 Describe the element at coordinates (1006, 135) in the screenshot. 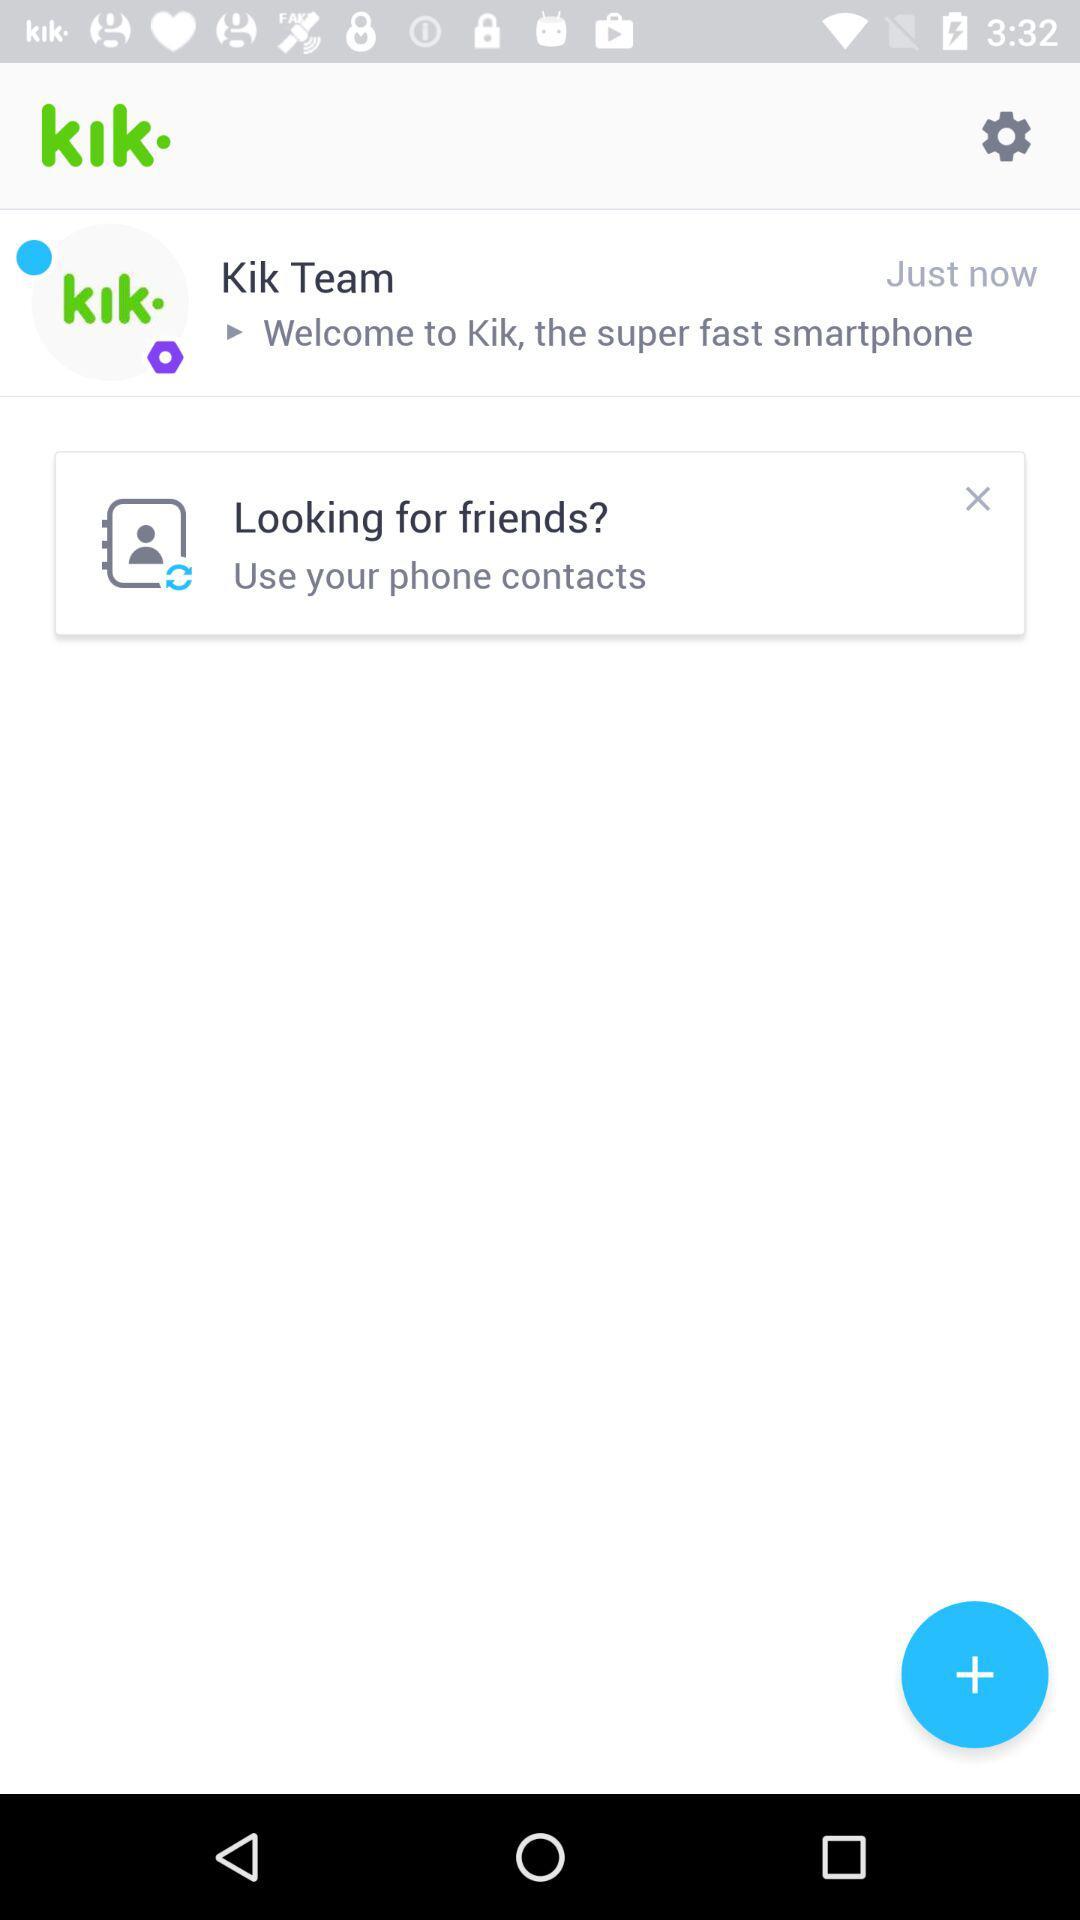

I see `the settings icon` at that location.